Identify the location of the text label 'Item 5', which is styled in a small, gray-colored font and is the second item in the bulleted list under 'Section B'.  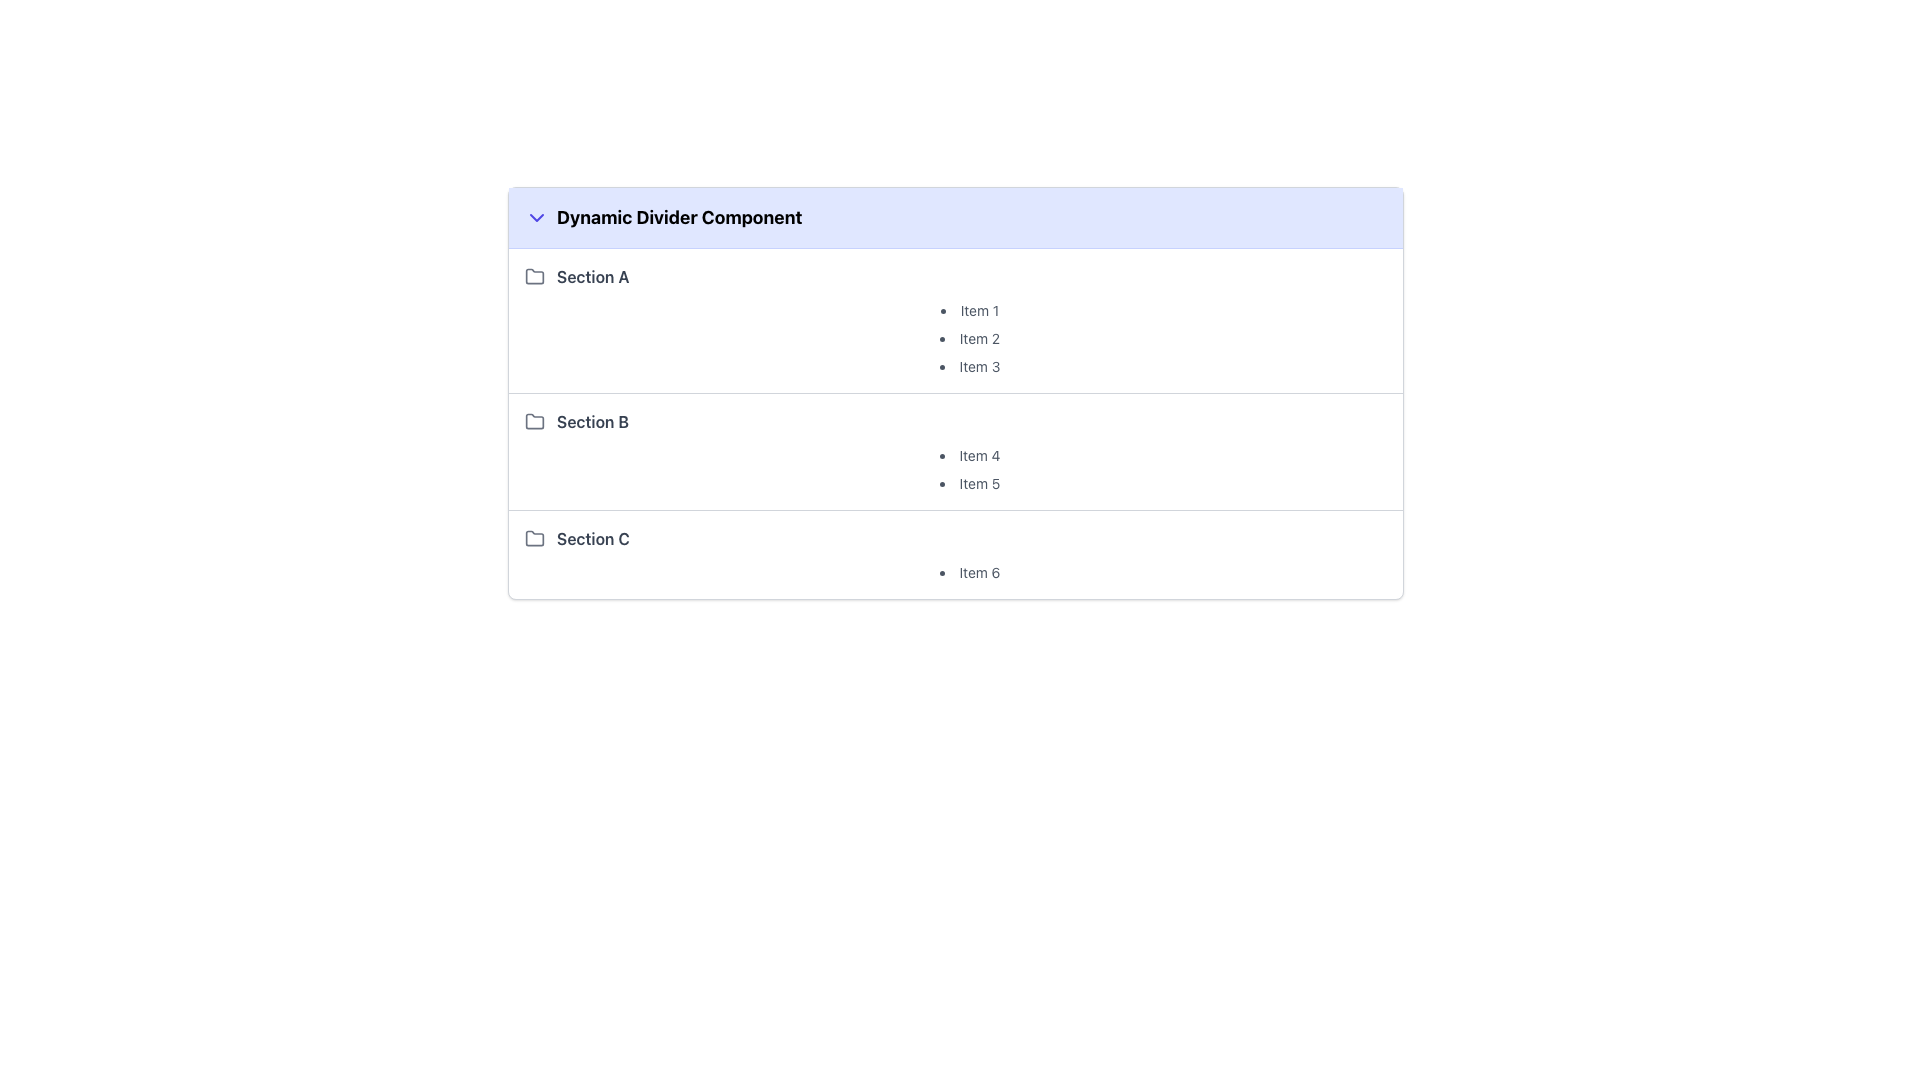
(969, 483).